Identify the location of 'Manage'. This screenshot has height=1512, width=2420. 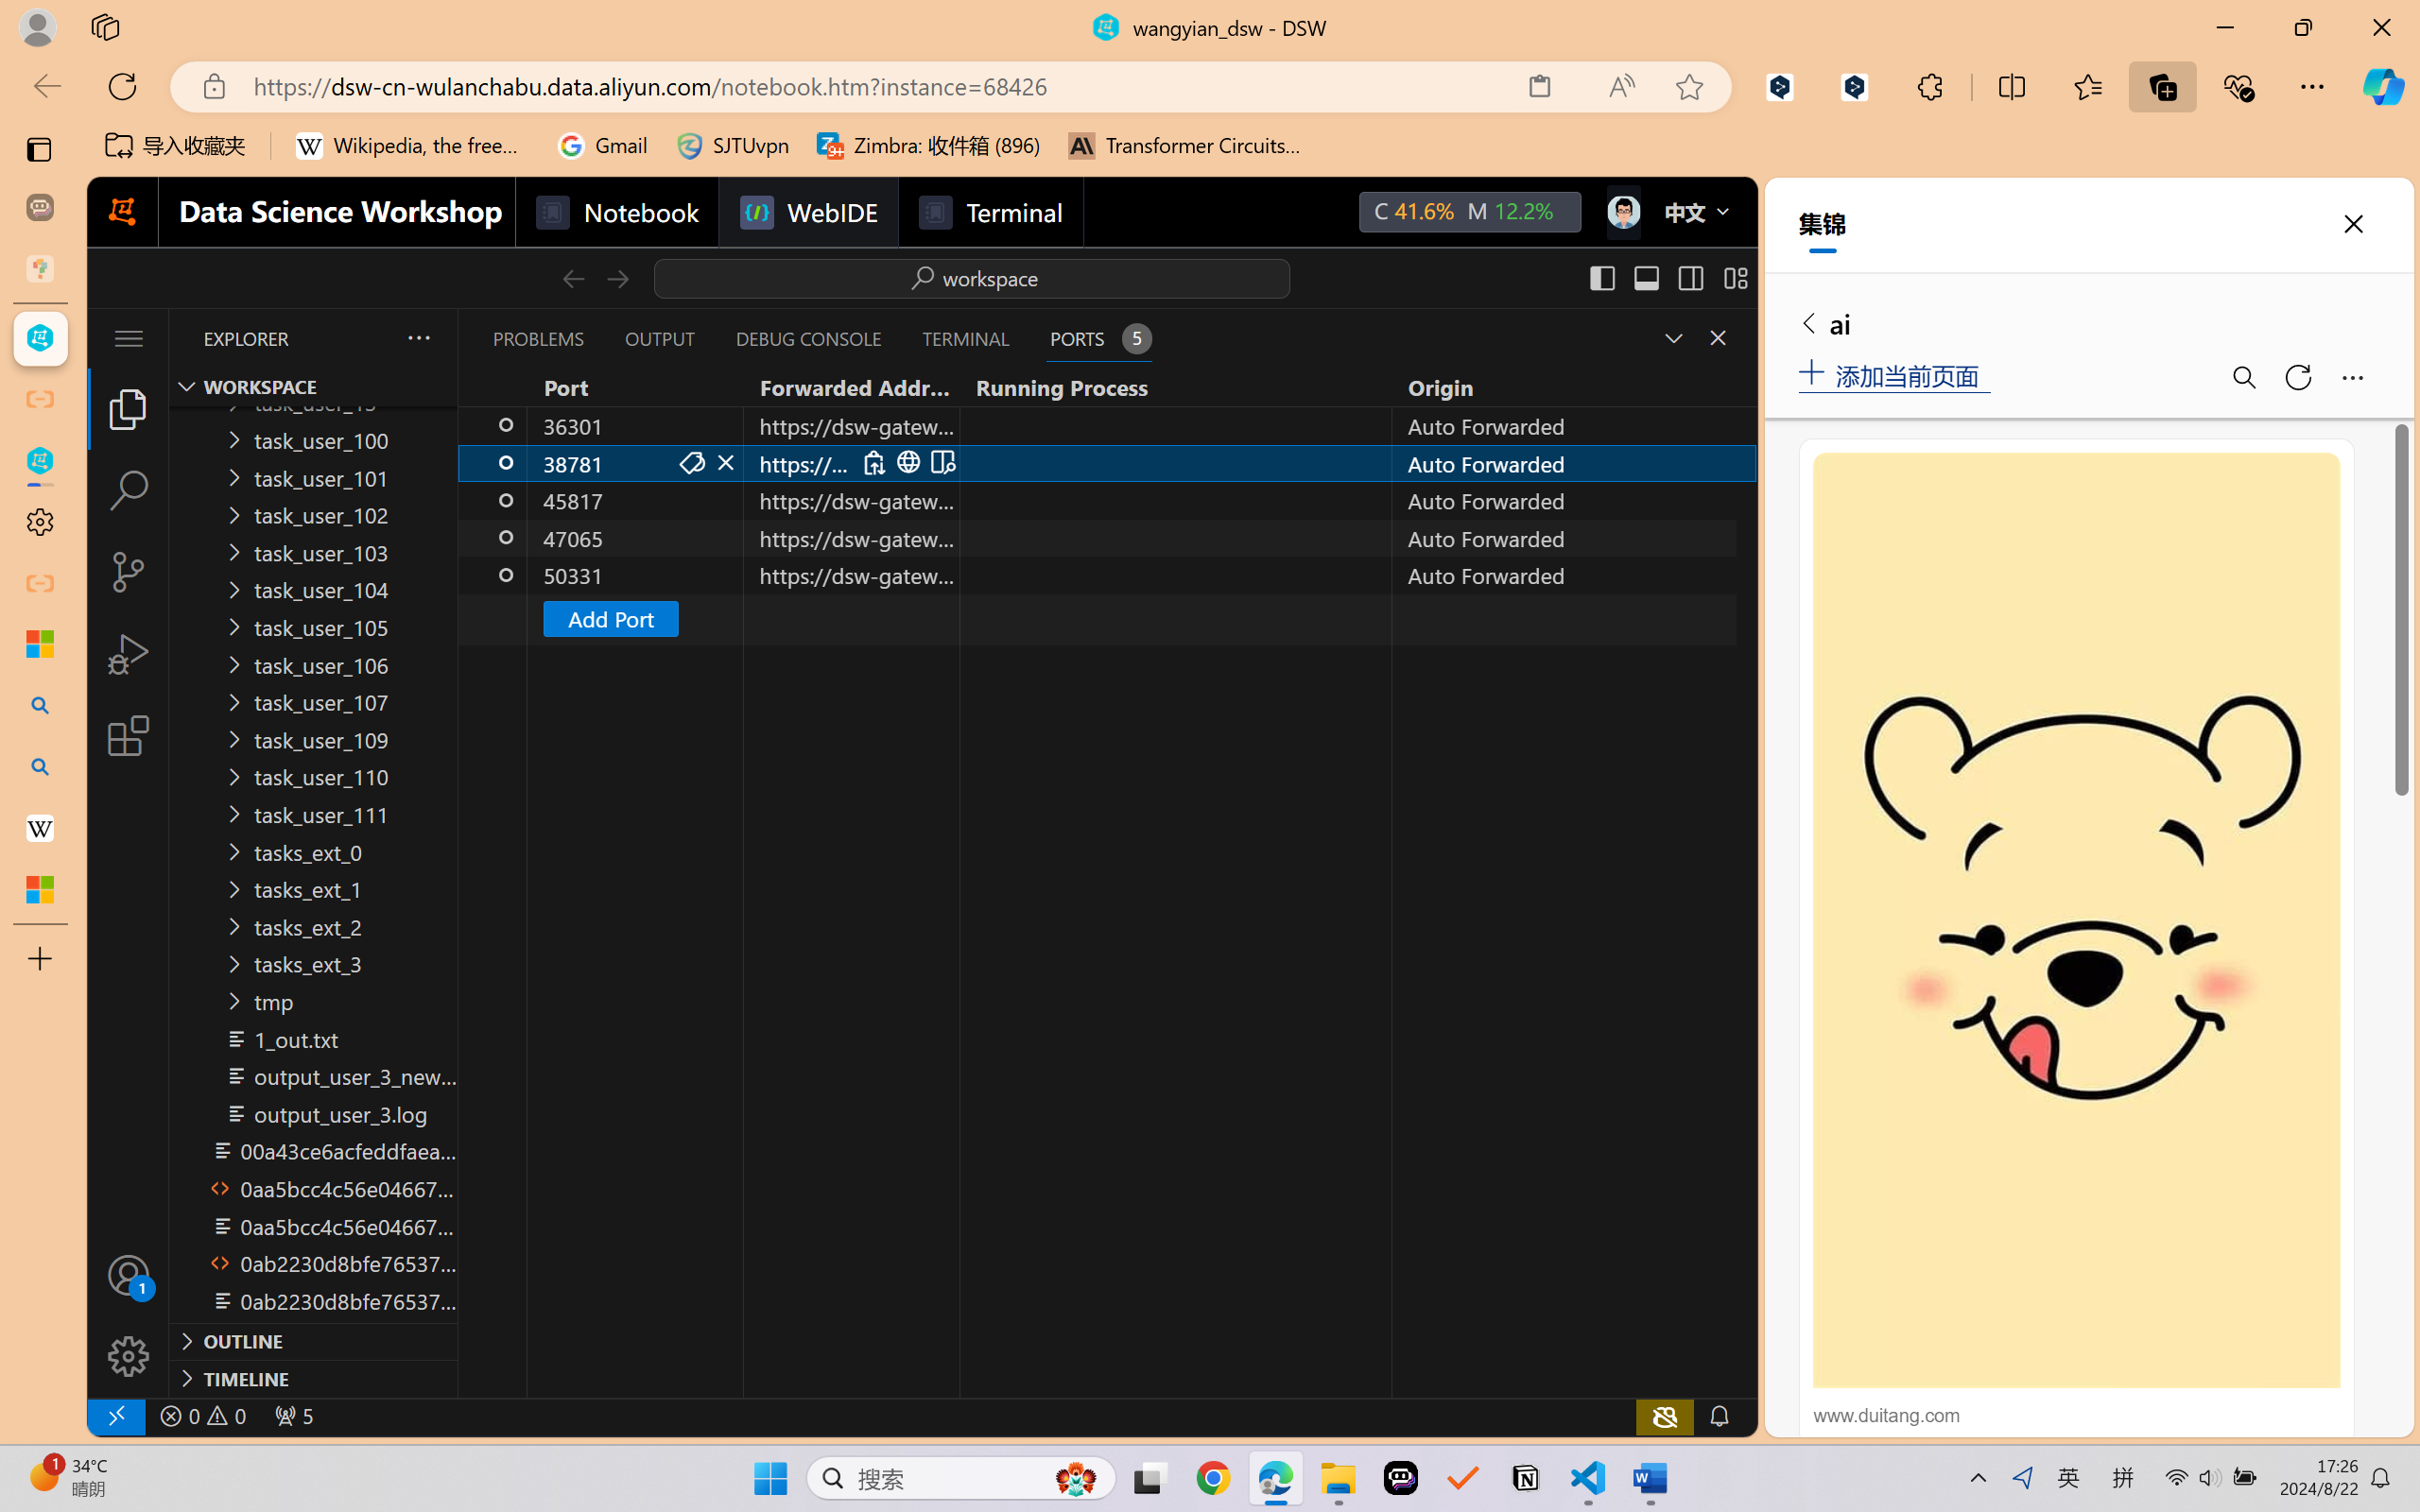
(127, 1314).